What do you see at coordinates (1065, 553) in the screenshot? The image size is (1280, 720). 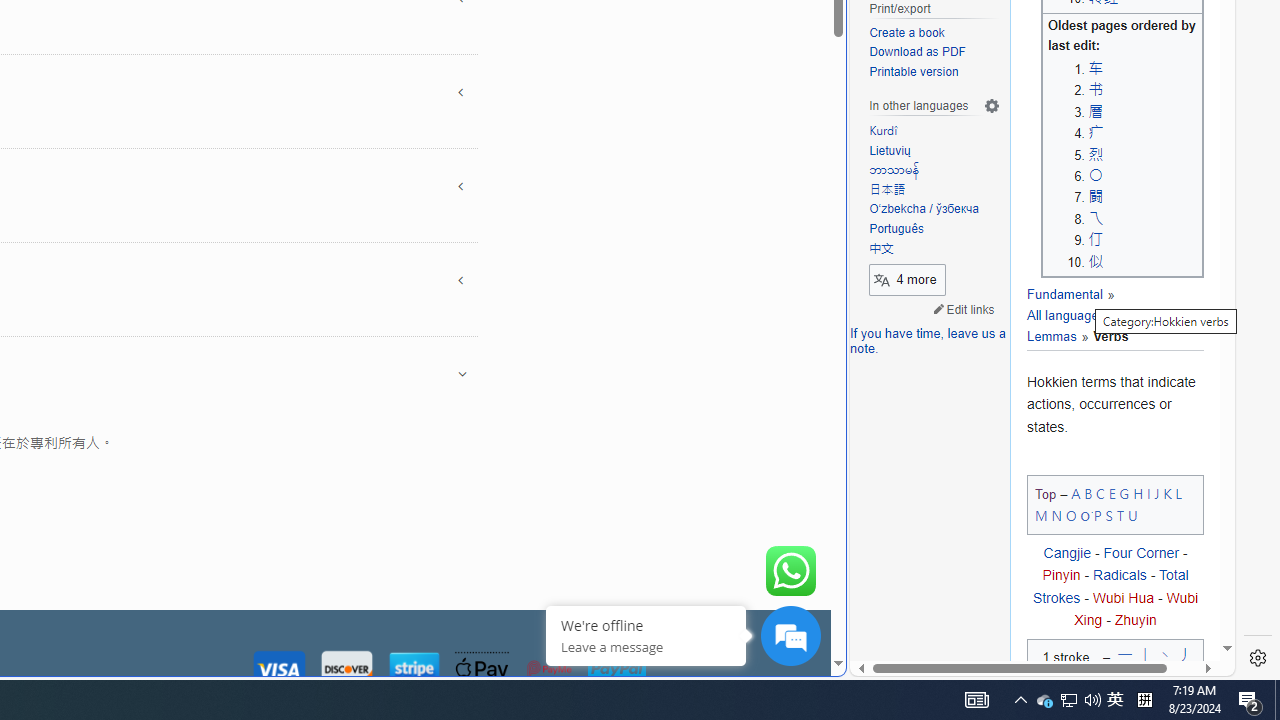 I see `'Cangjie'` at bounding box center [1065, 553].